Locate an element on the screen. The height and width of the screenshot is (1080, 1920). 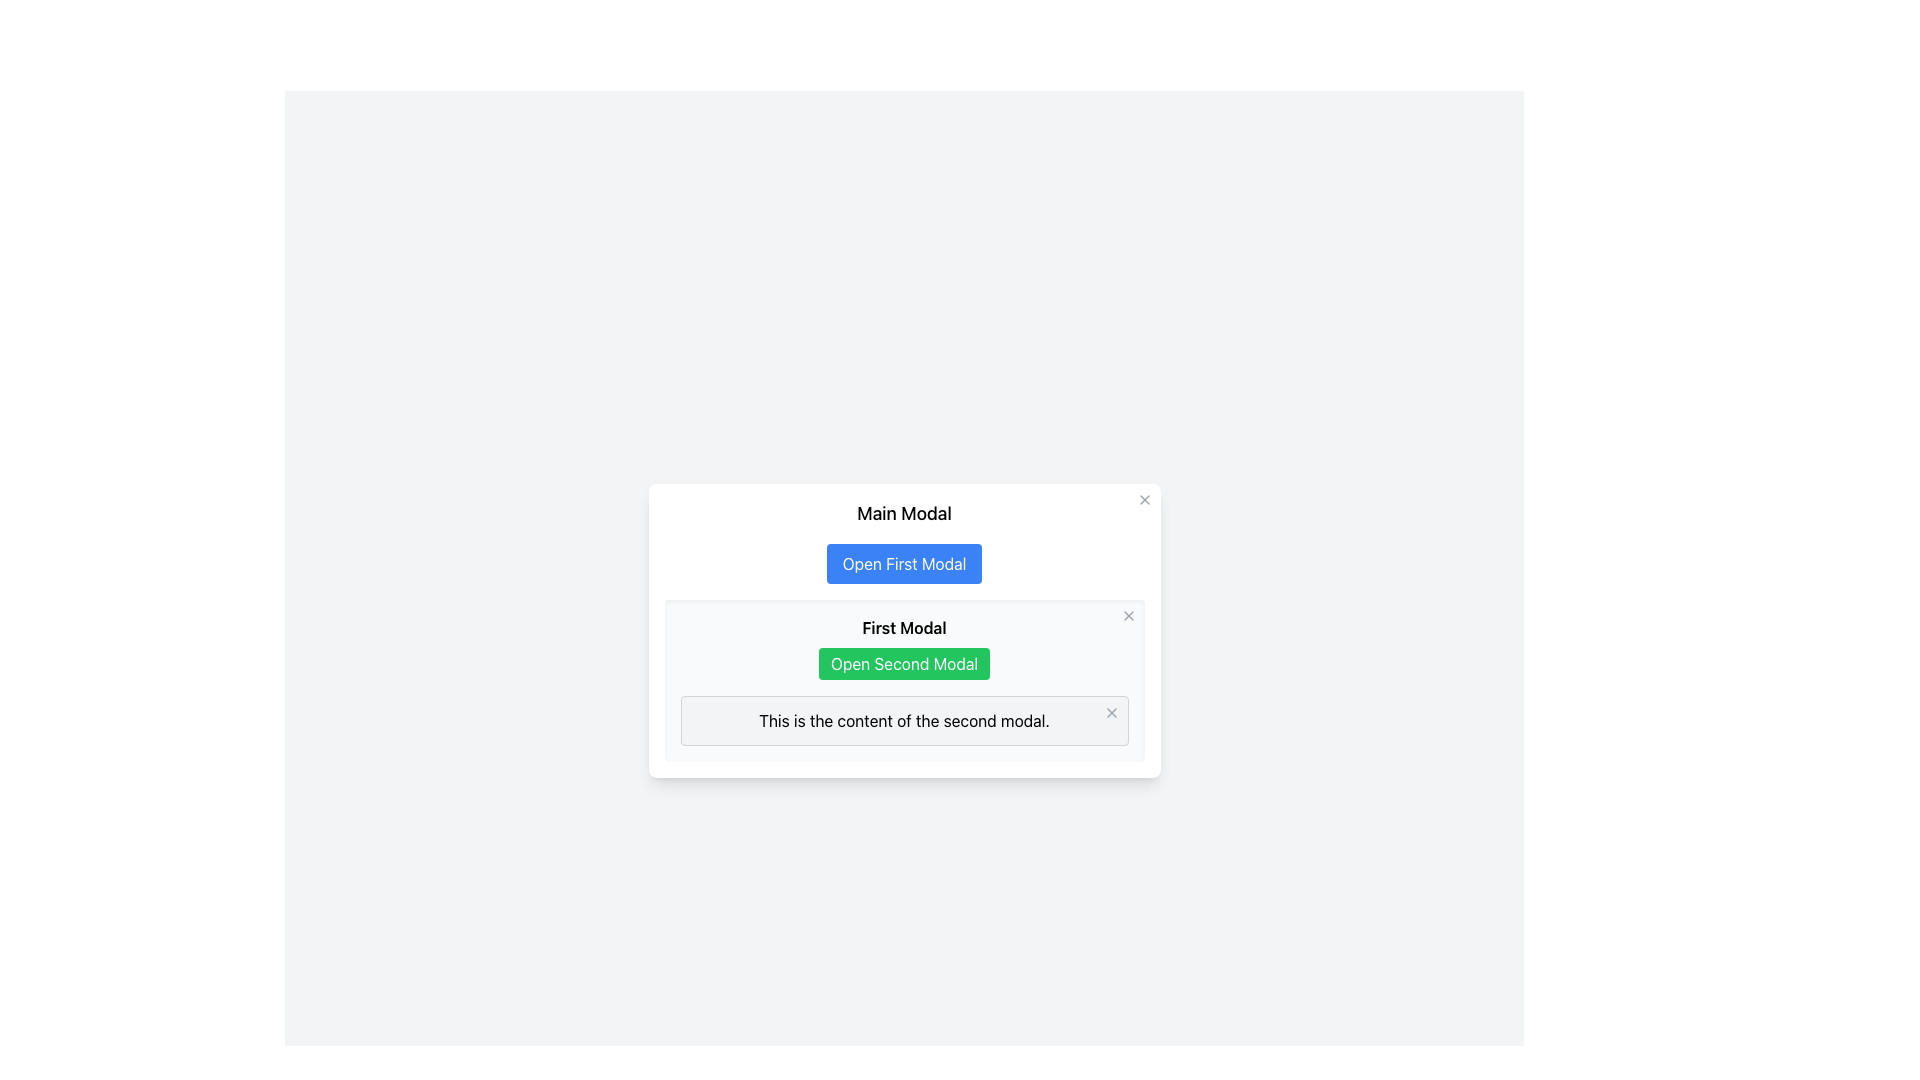
the content box with a close button that contains the text 'This is the content of the second modal.' is located at coordinates (903, 721).